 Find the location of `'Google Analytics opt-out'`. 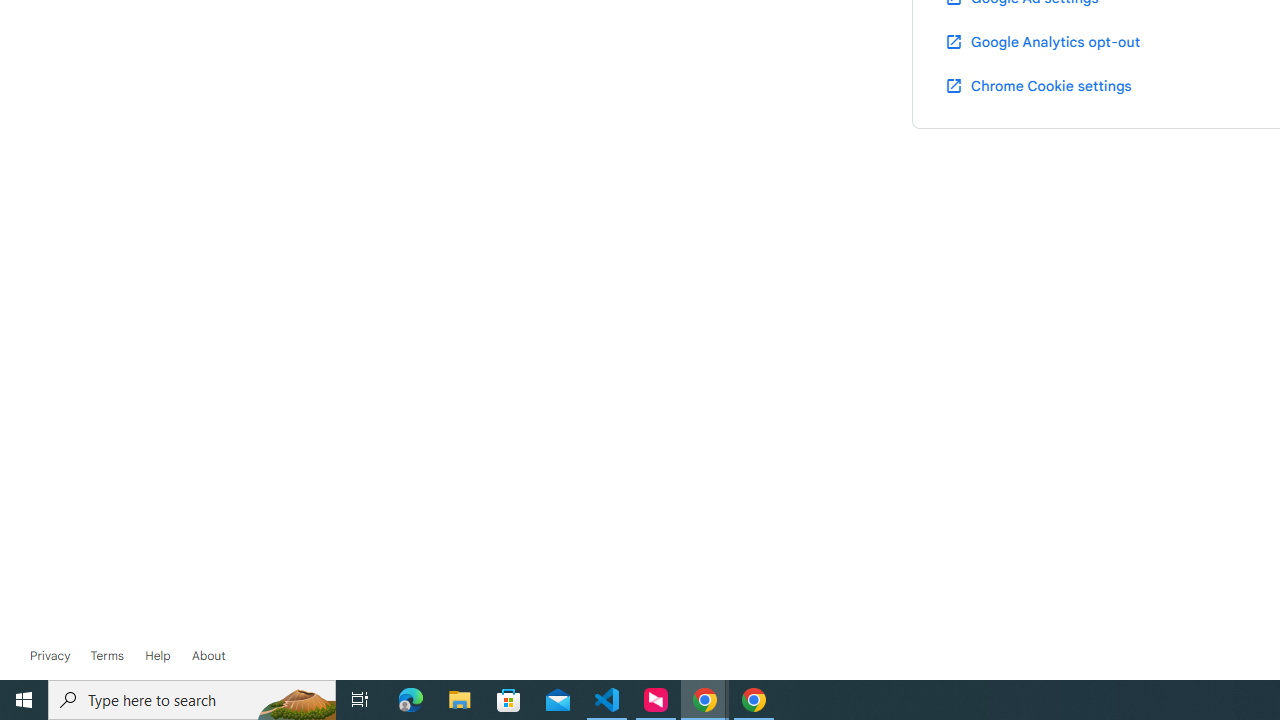

'Google Analytics opt-out' is located at coordinates (1040, 41).